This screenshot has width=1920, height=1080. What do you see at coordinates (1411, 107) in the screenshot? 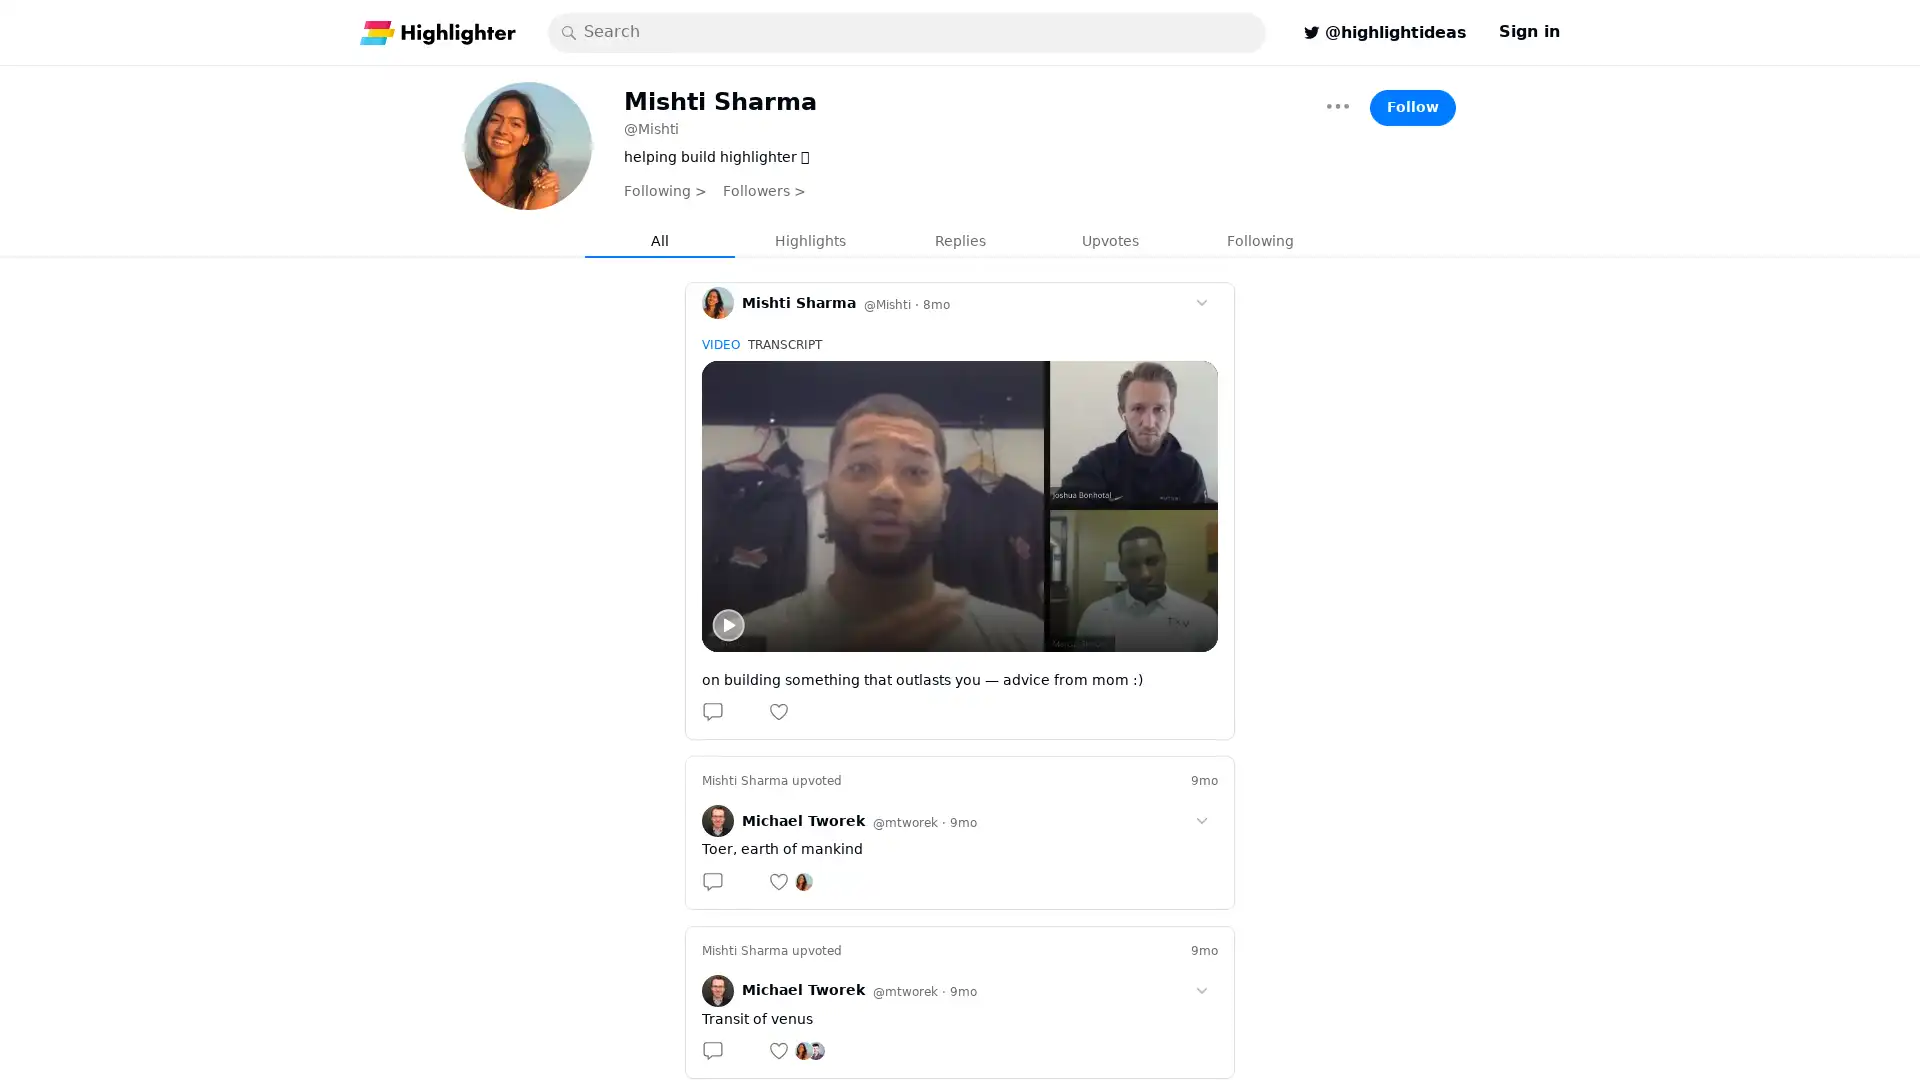
I see `Follow` at bounding box center [1411, 107].